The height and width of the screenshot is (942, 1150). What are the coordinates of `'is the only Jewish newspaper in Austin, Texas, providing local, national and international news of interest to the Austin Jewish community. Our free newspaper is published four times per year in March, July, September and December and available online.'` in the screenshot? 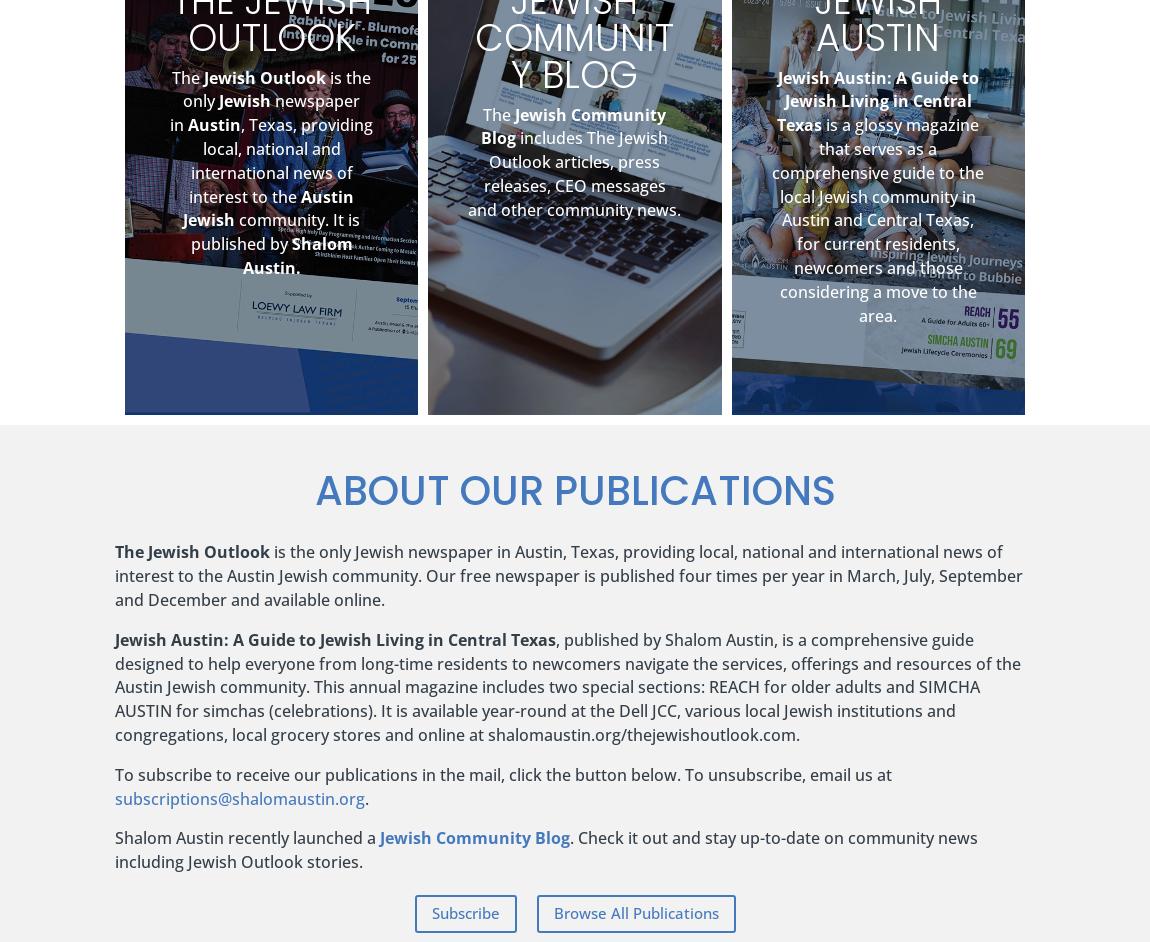 It's located at (569, 575).